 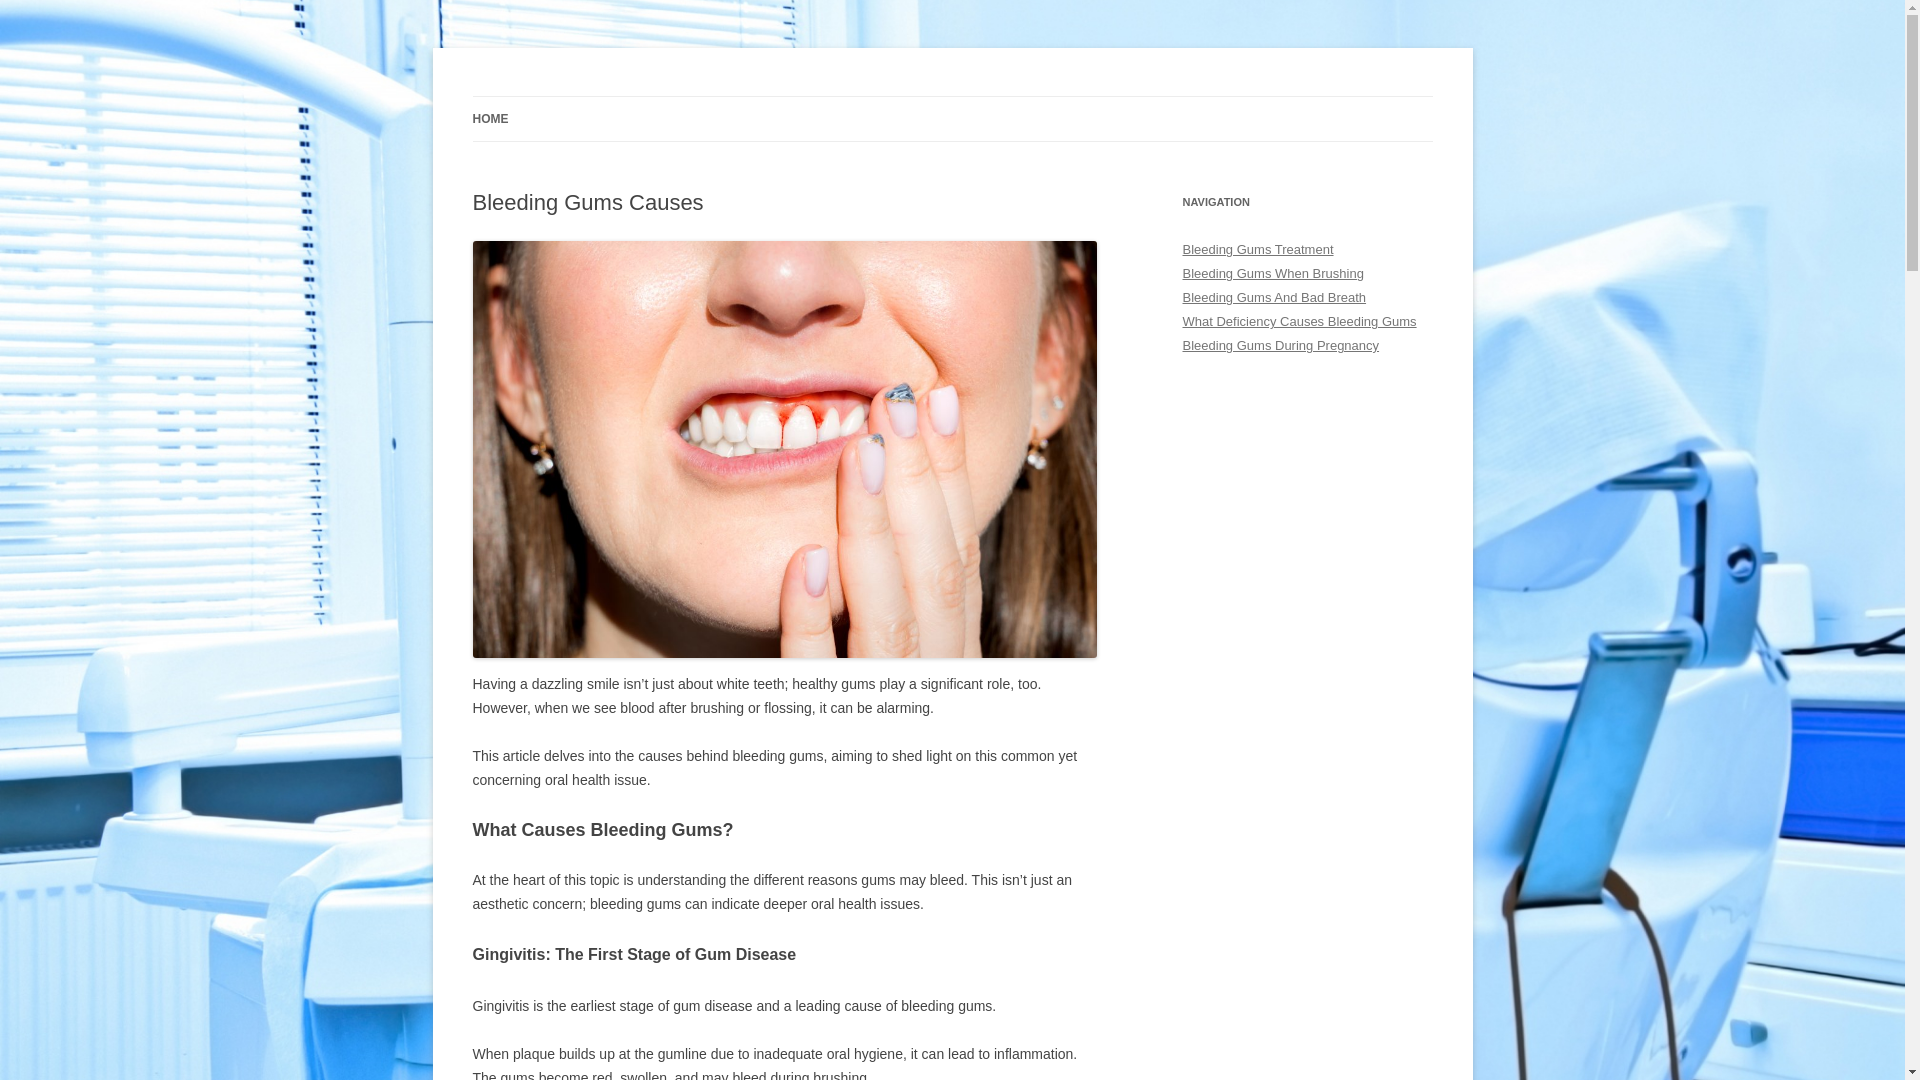 I want to click on 'HOME', so click(x=489, y=119).